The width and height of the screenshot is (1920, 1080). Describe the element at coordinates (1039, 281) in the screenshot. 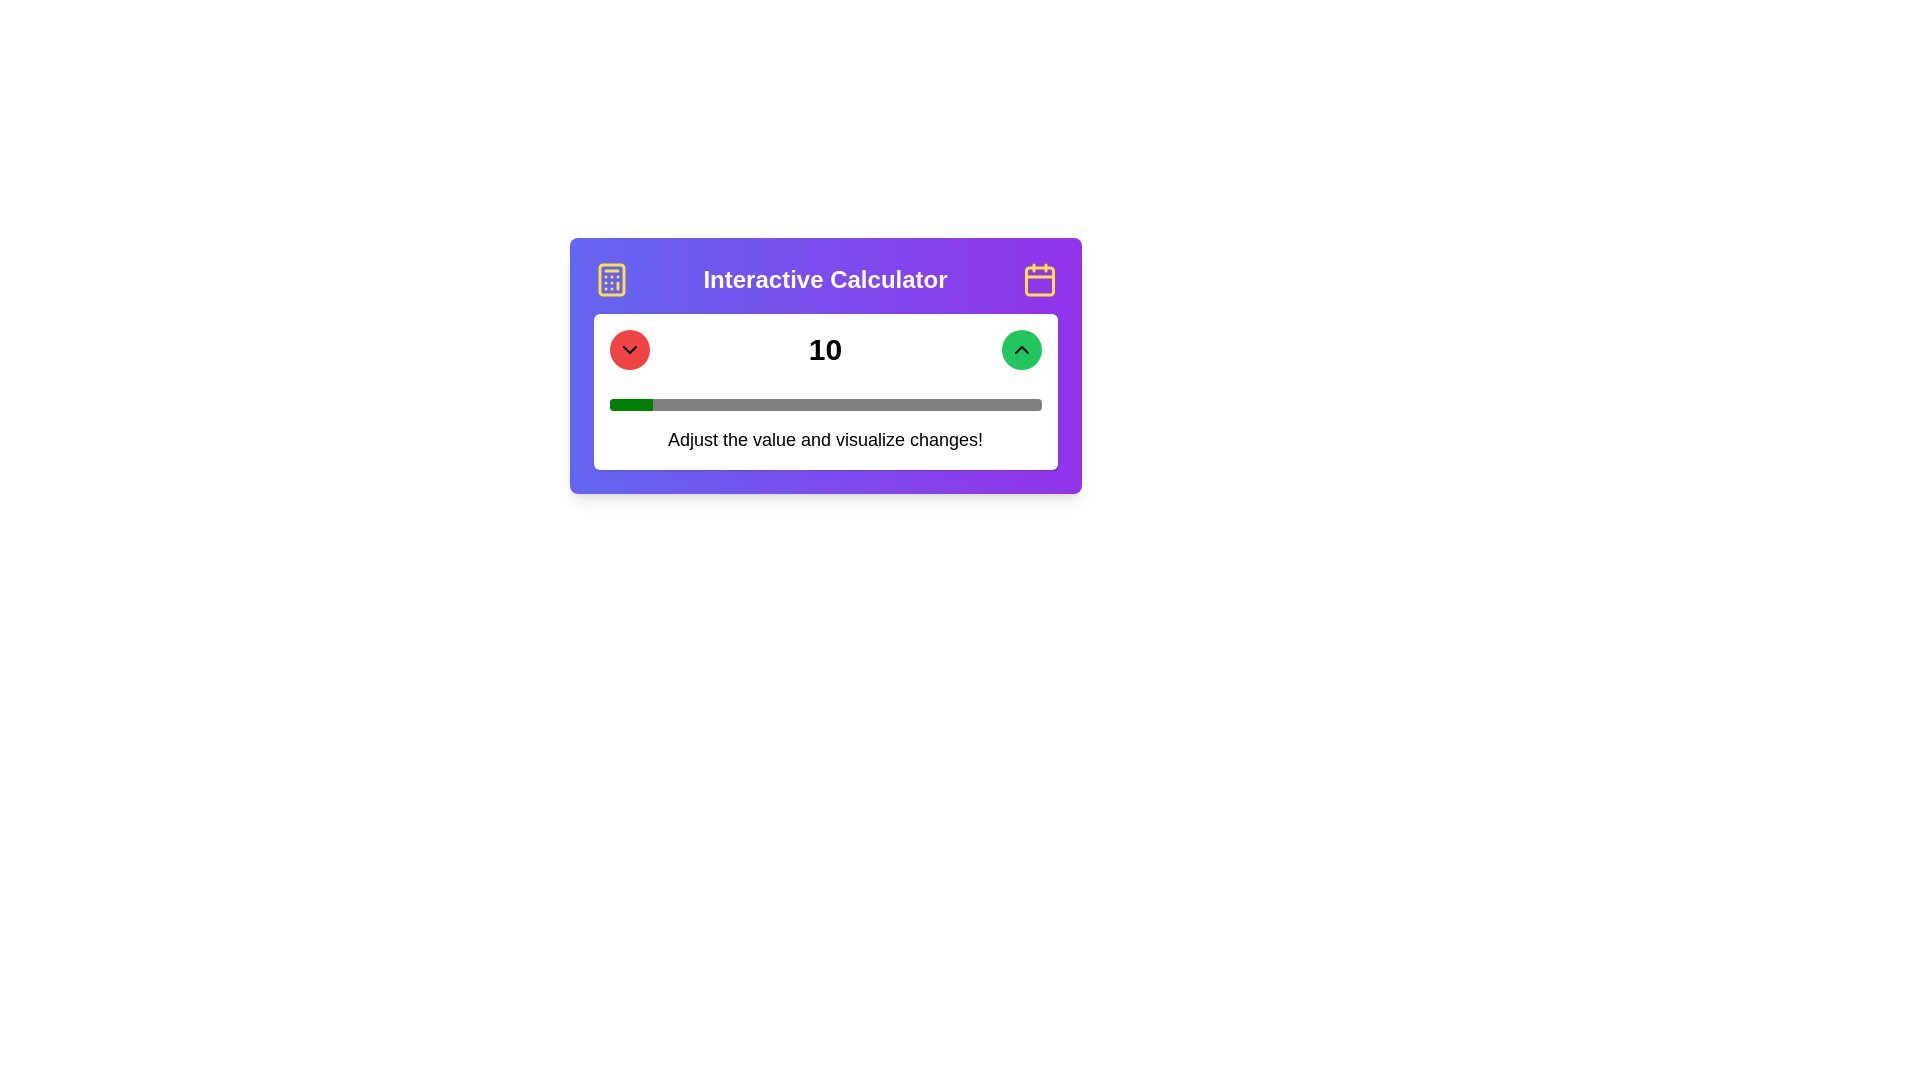

I see `the square-shaped icon background with rounded corners` at that location.